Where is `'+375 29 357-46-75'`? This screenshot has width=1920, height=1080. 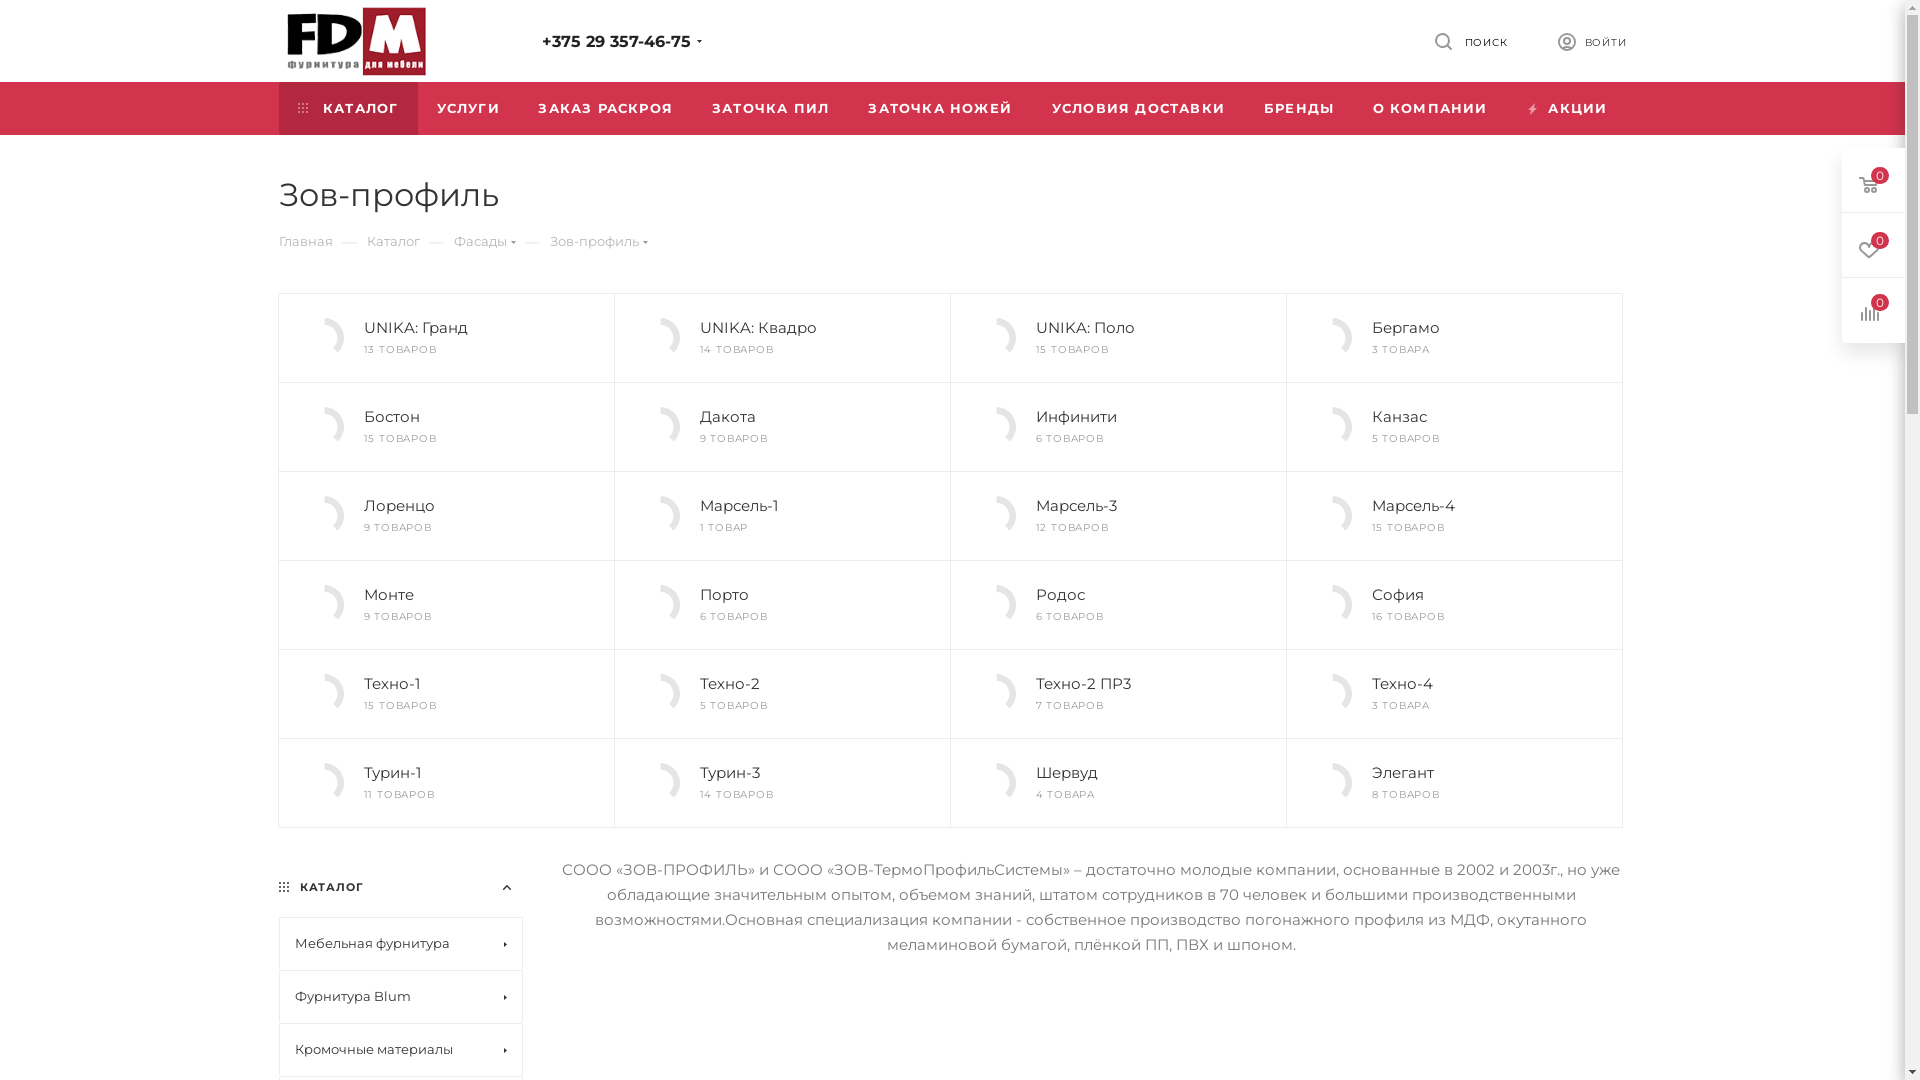
'+375 29 357-46-75' is located at coordinates (615, 41).